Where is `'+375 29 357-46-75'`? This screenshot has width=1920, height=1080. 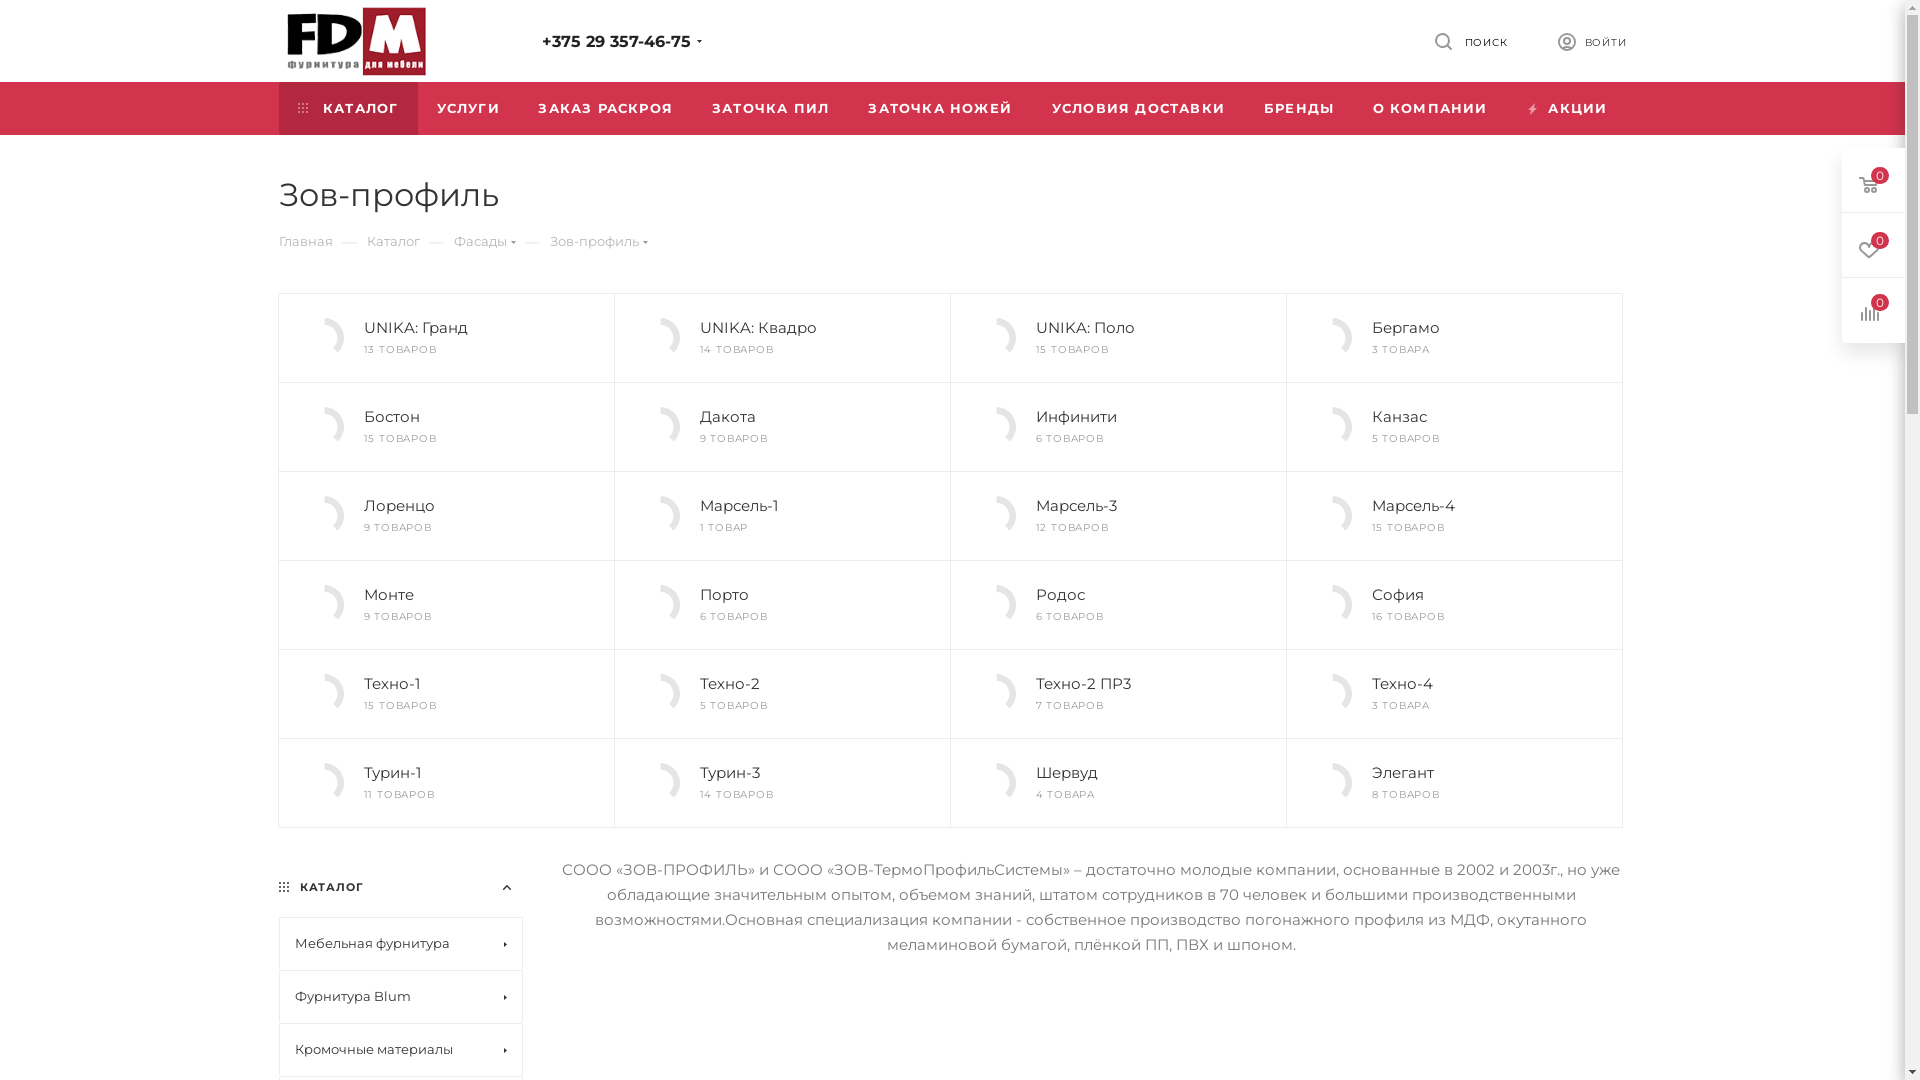
'+375 29 357-46-75' is located at coordinates (615, 41).